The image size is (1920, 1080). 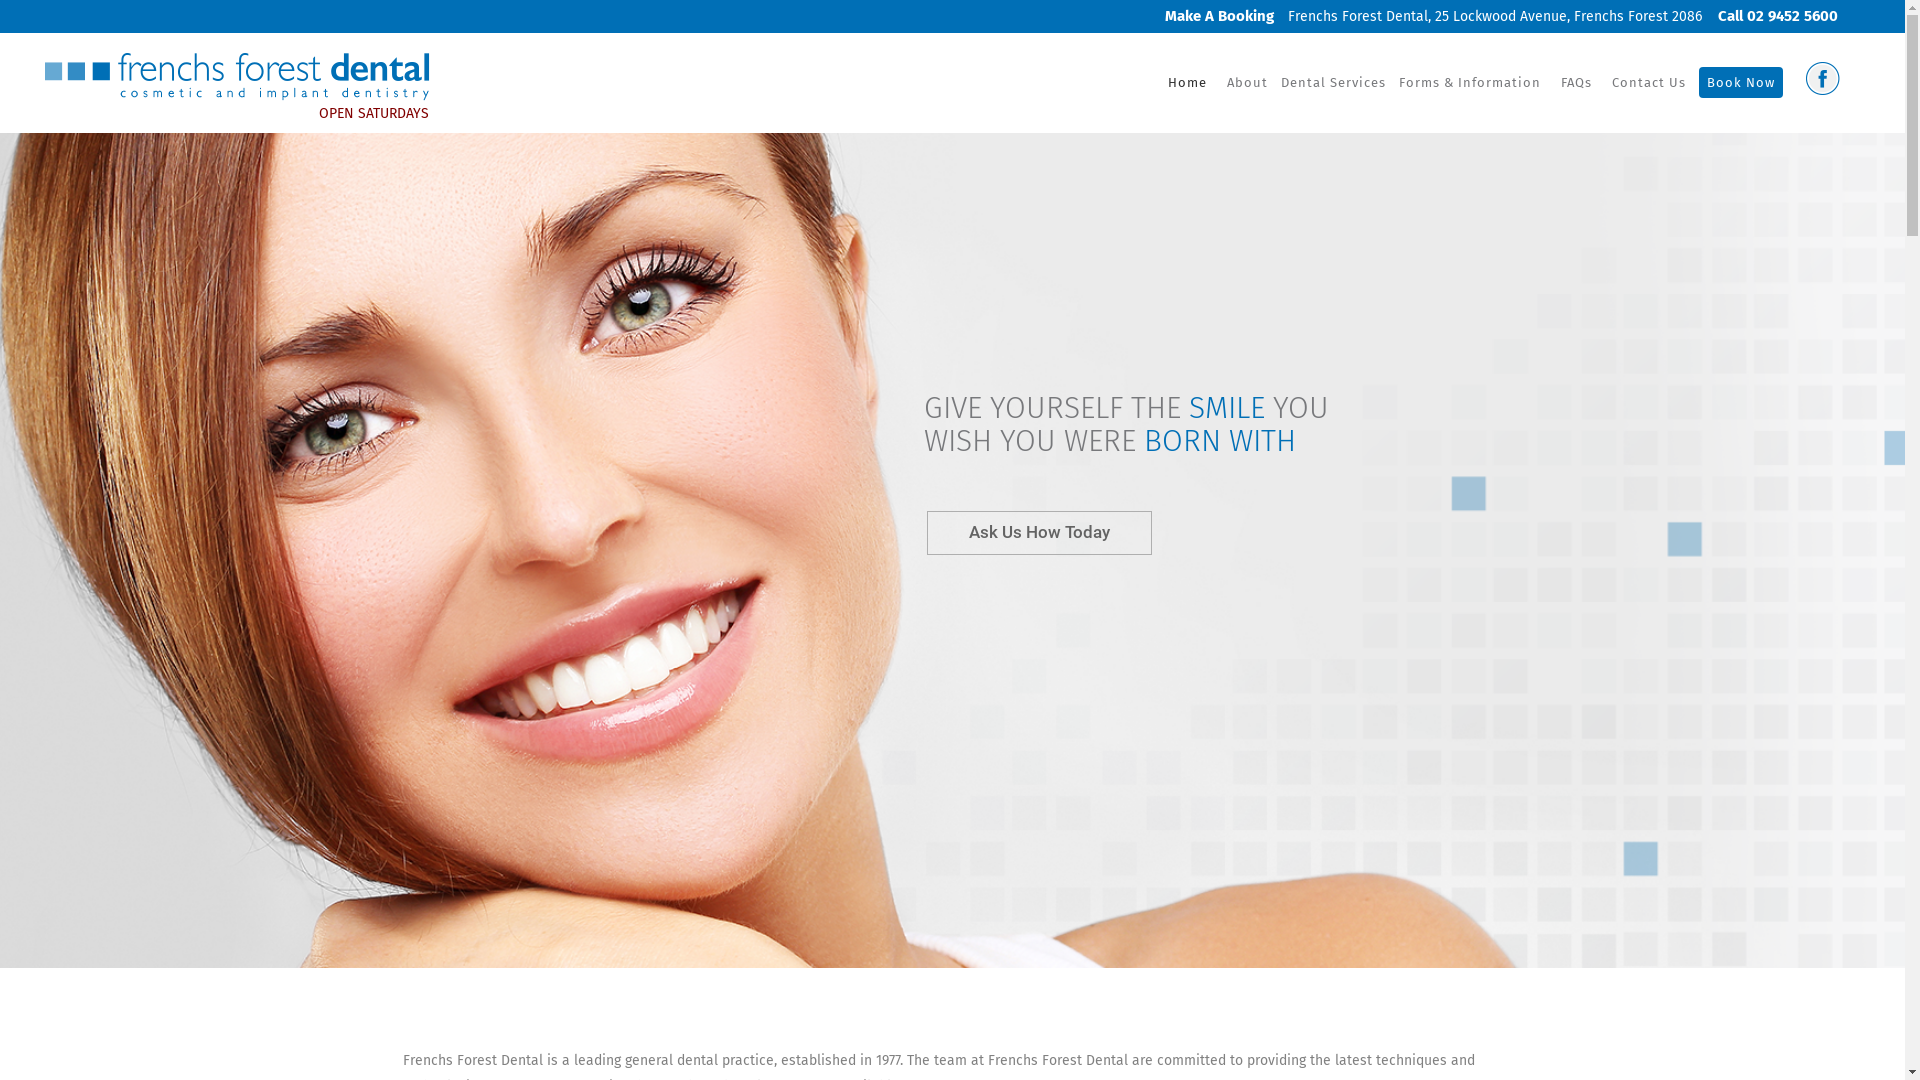 I want to click on 'Make A Booking', so click(x=1152, y=15).